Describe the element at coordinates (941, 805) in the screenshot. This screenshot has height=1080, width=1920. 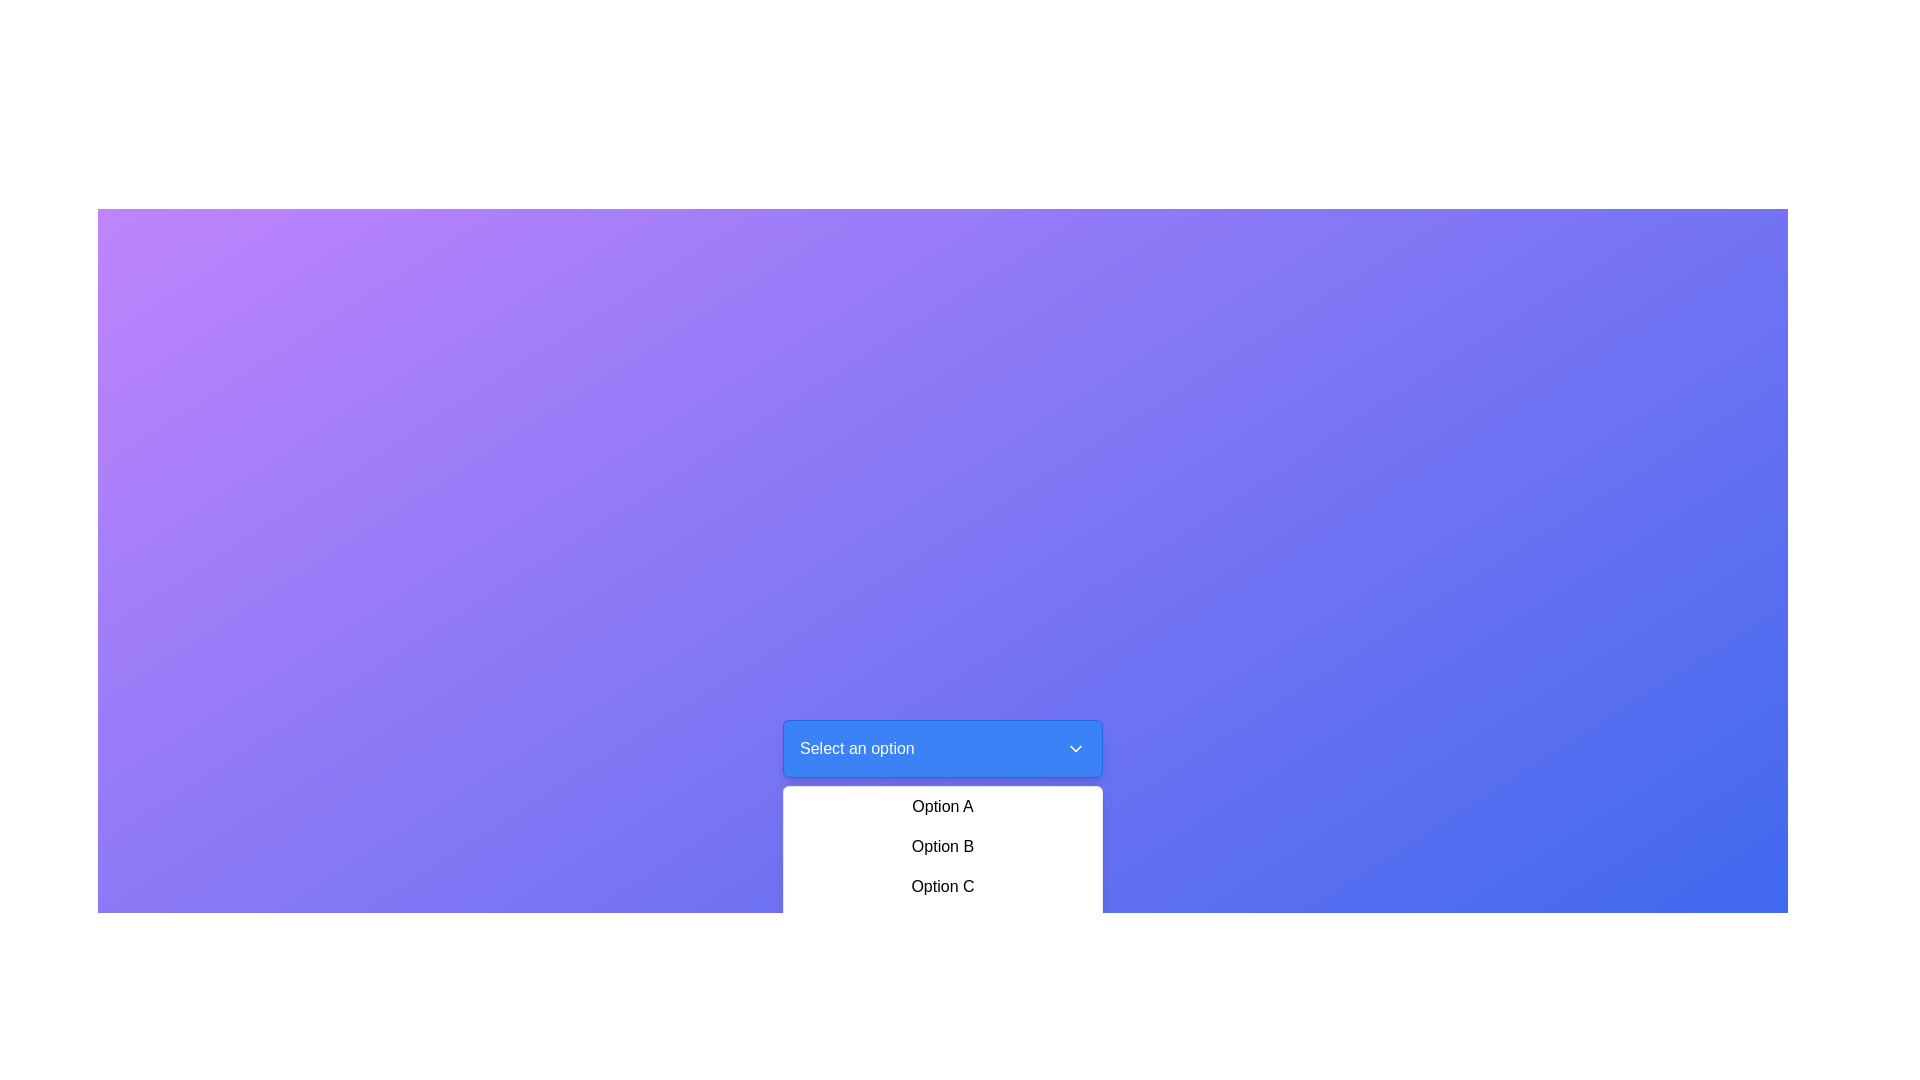
I see `the first option in the dropdown menu` at that location.